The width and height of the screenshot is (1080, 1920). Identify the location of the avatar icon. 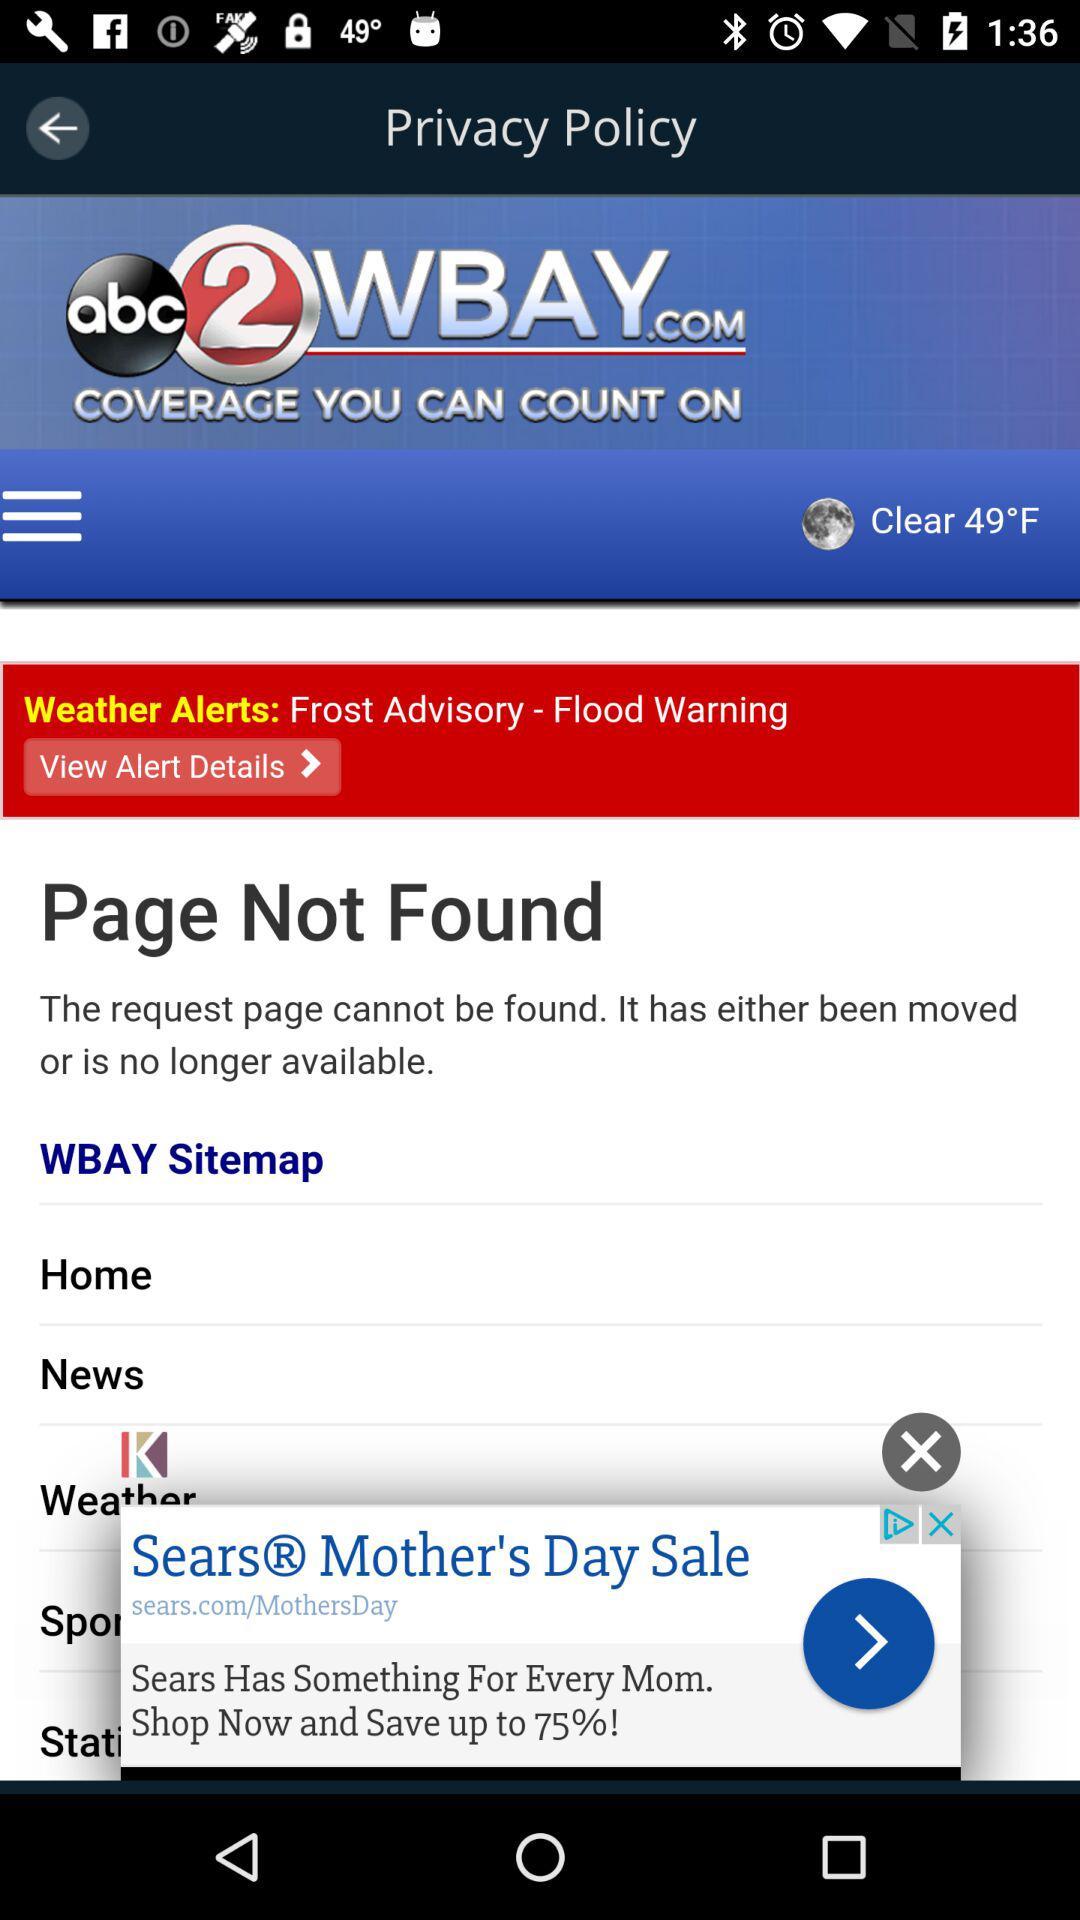
(131, 240).